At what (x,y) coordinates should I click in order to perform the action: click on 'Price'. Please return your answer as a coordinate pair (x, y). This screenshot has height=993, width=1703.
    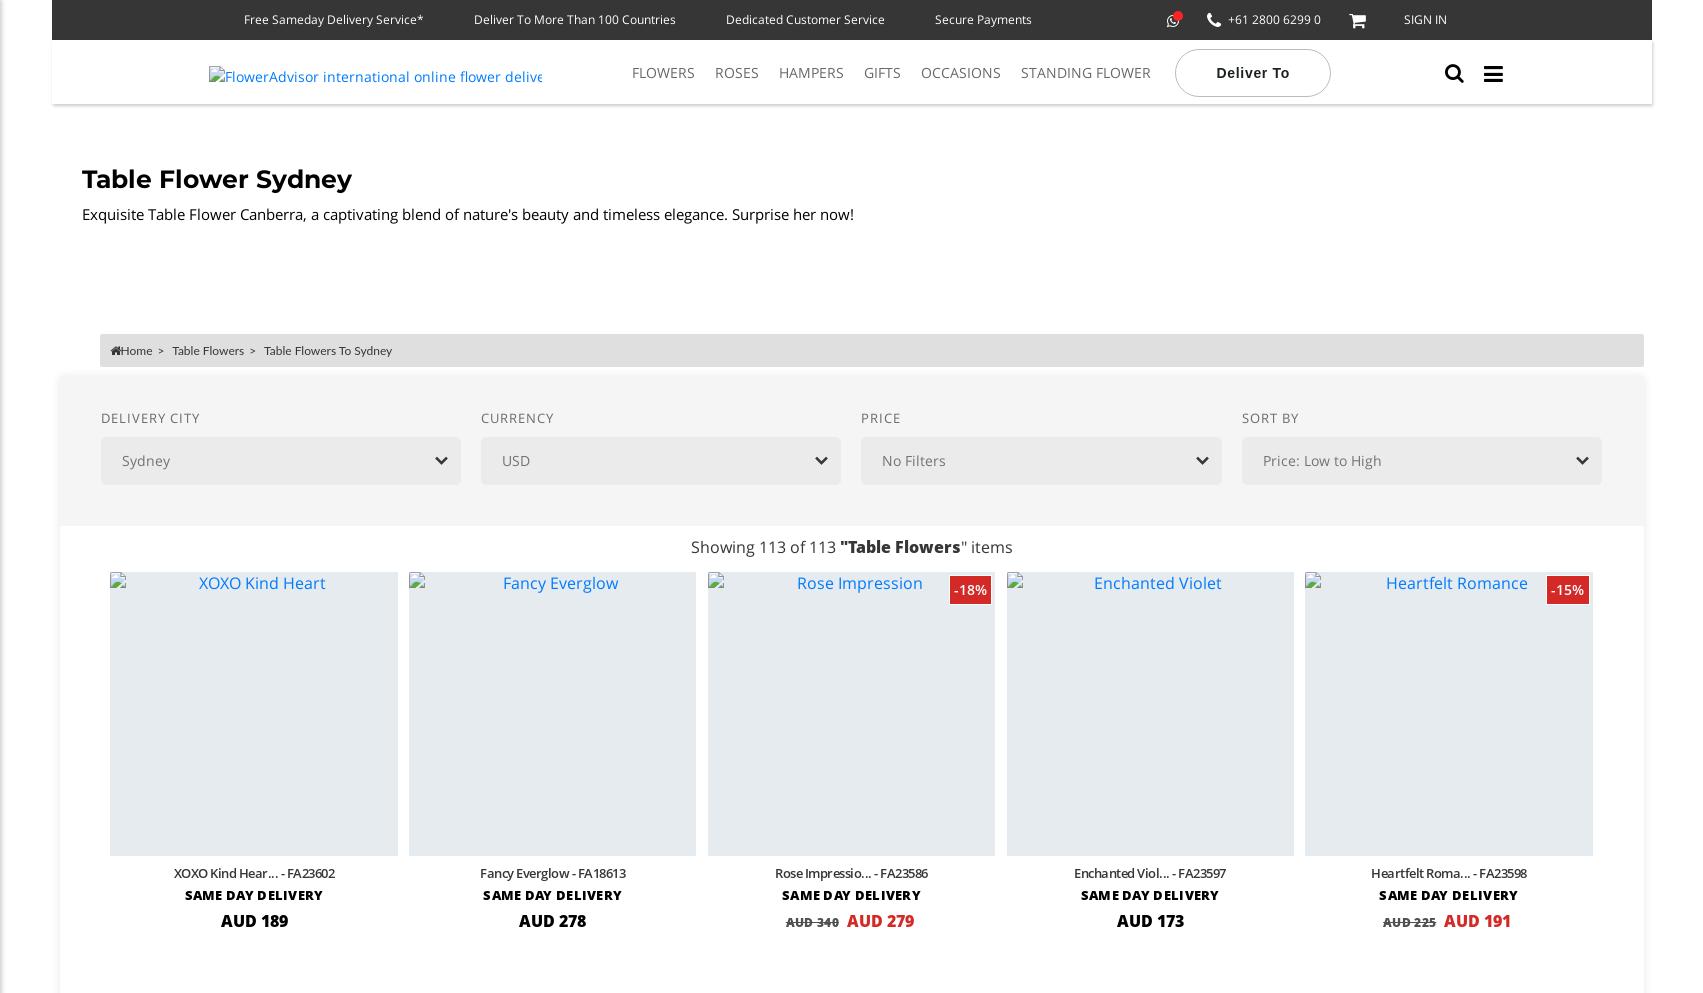
    Looking at the image, I should click on (879, 415).